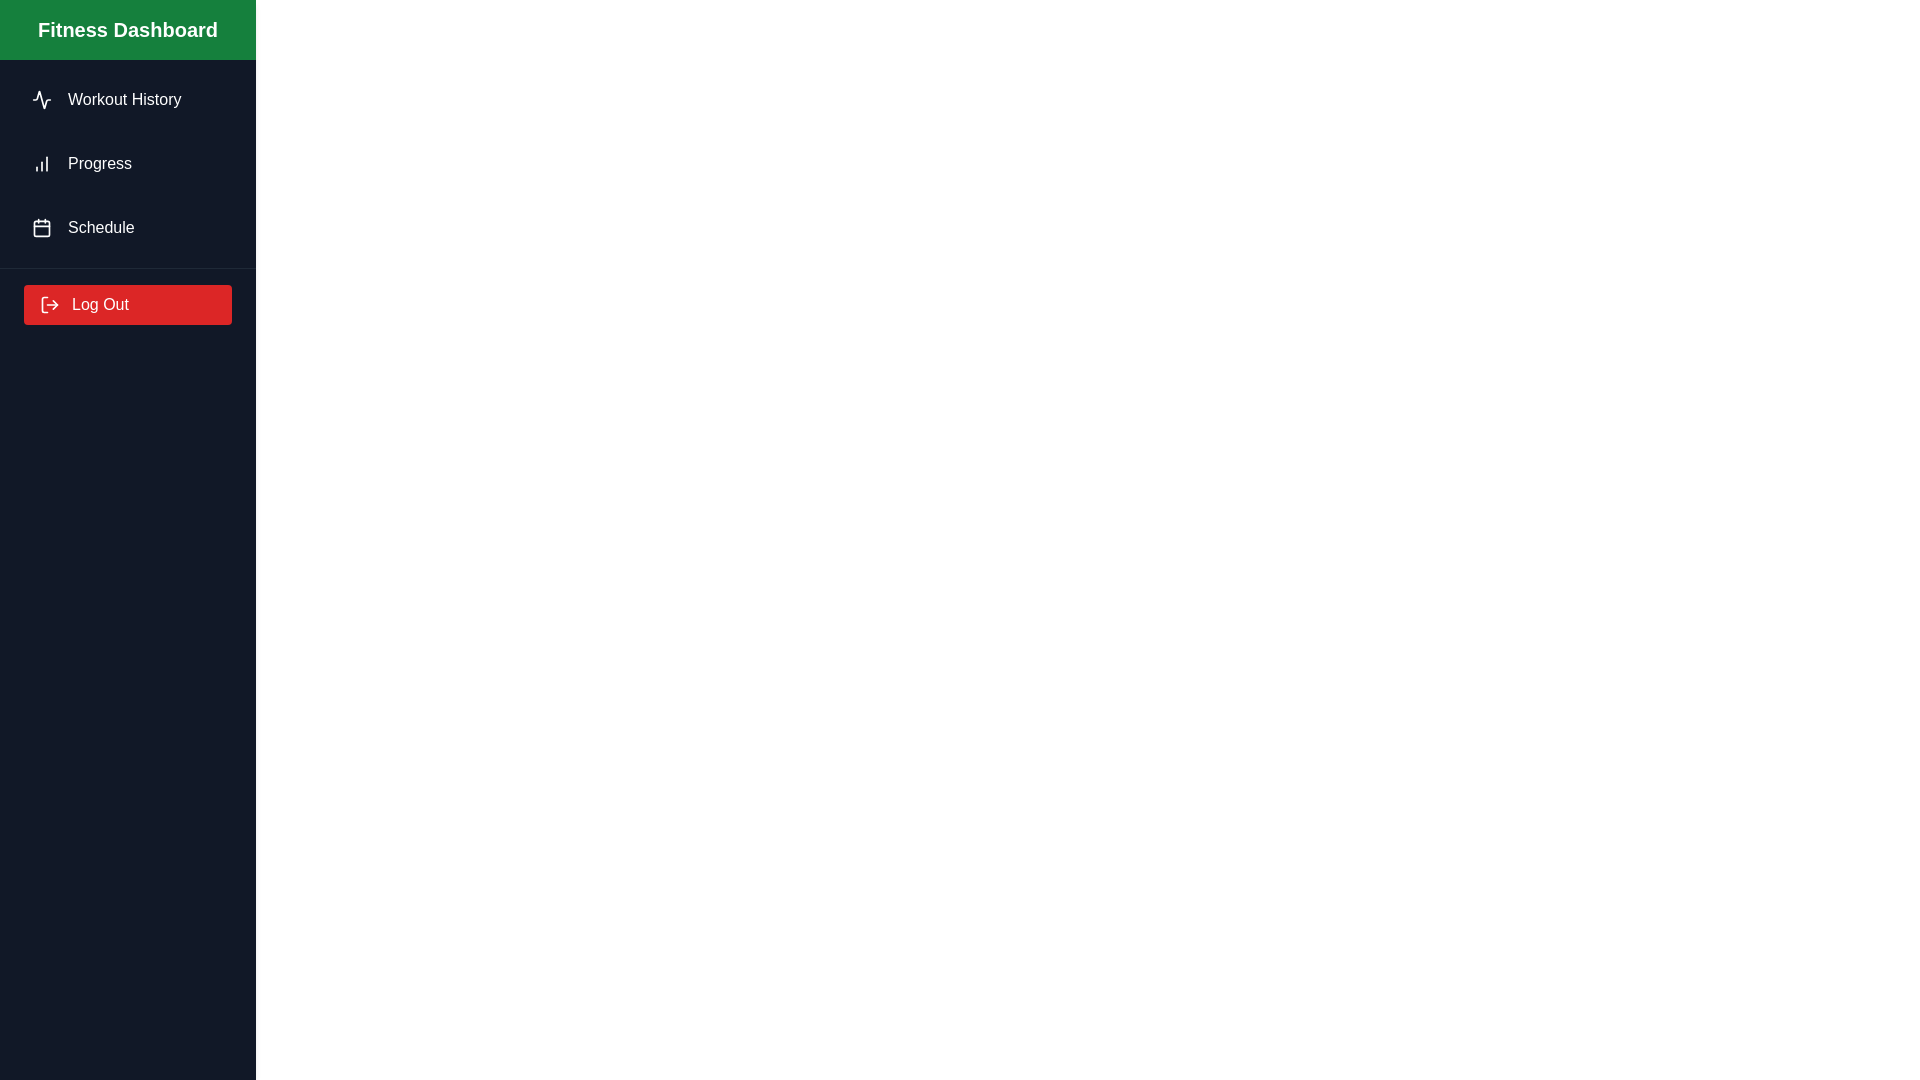 Image resolution: width=1920 pixels, height=1080 pixels. What do you see at coordinates (123, 100) in the screenshot?
I see `the 'Workout History' text label in the vertical navigation panel, which is located immediately below the 'Fitness Dashboard' header` at bounding box center [123, 100].